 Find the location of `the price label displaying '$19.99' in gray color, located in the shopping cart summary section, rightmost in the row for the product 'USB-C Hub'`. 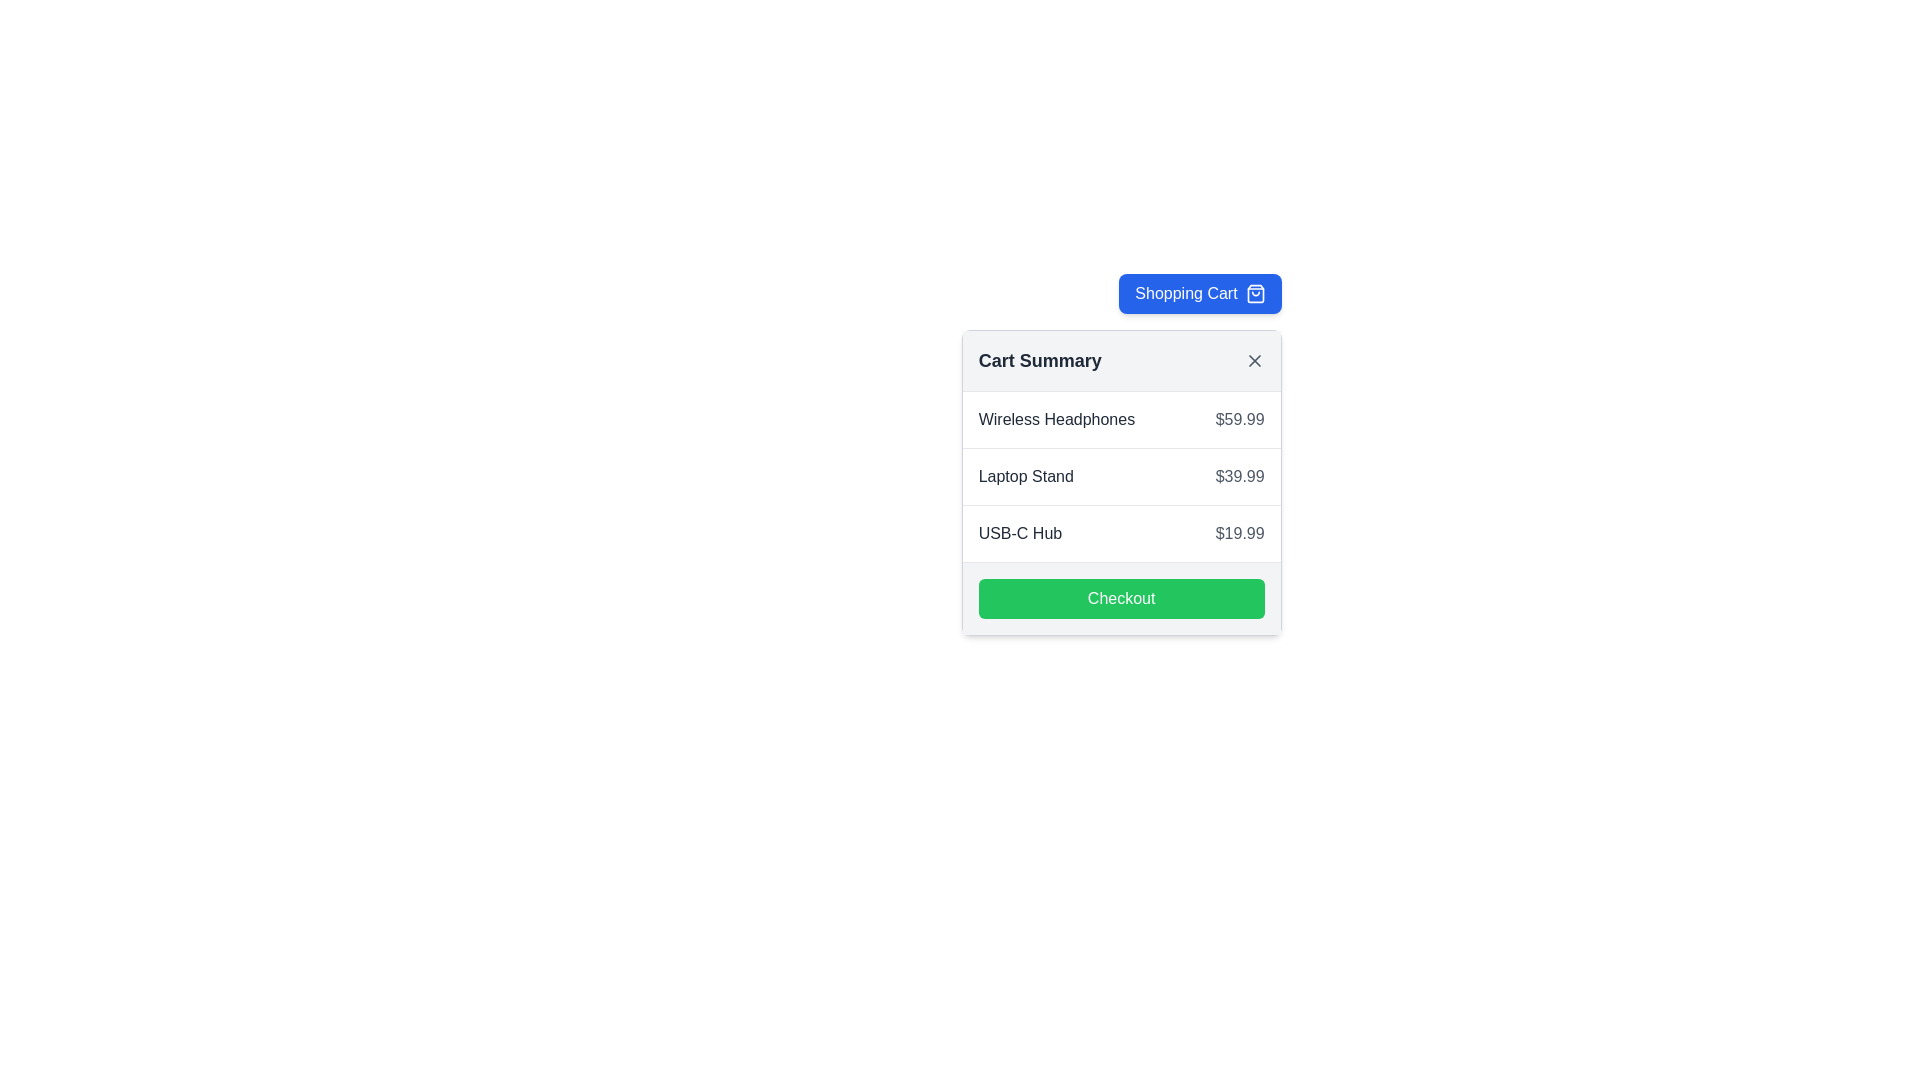

the price label displaying '$19.99' in gray color, located in the shopping cart summary section, rightmost in the row for the product 'USB-C Hub' is located at coordinates (1239, 532).